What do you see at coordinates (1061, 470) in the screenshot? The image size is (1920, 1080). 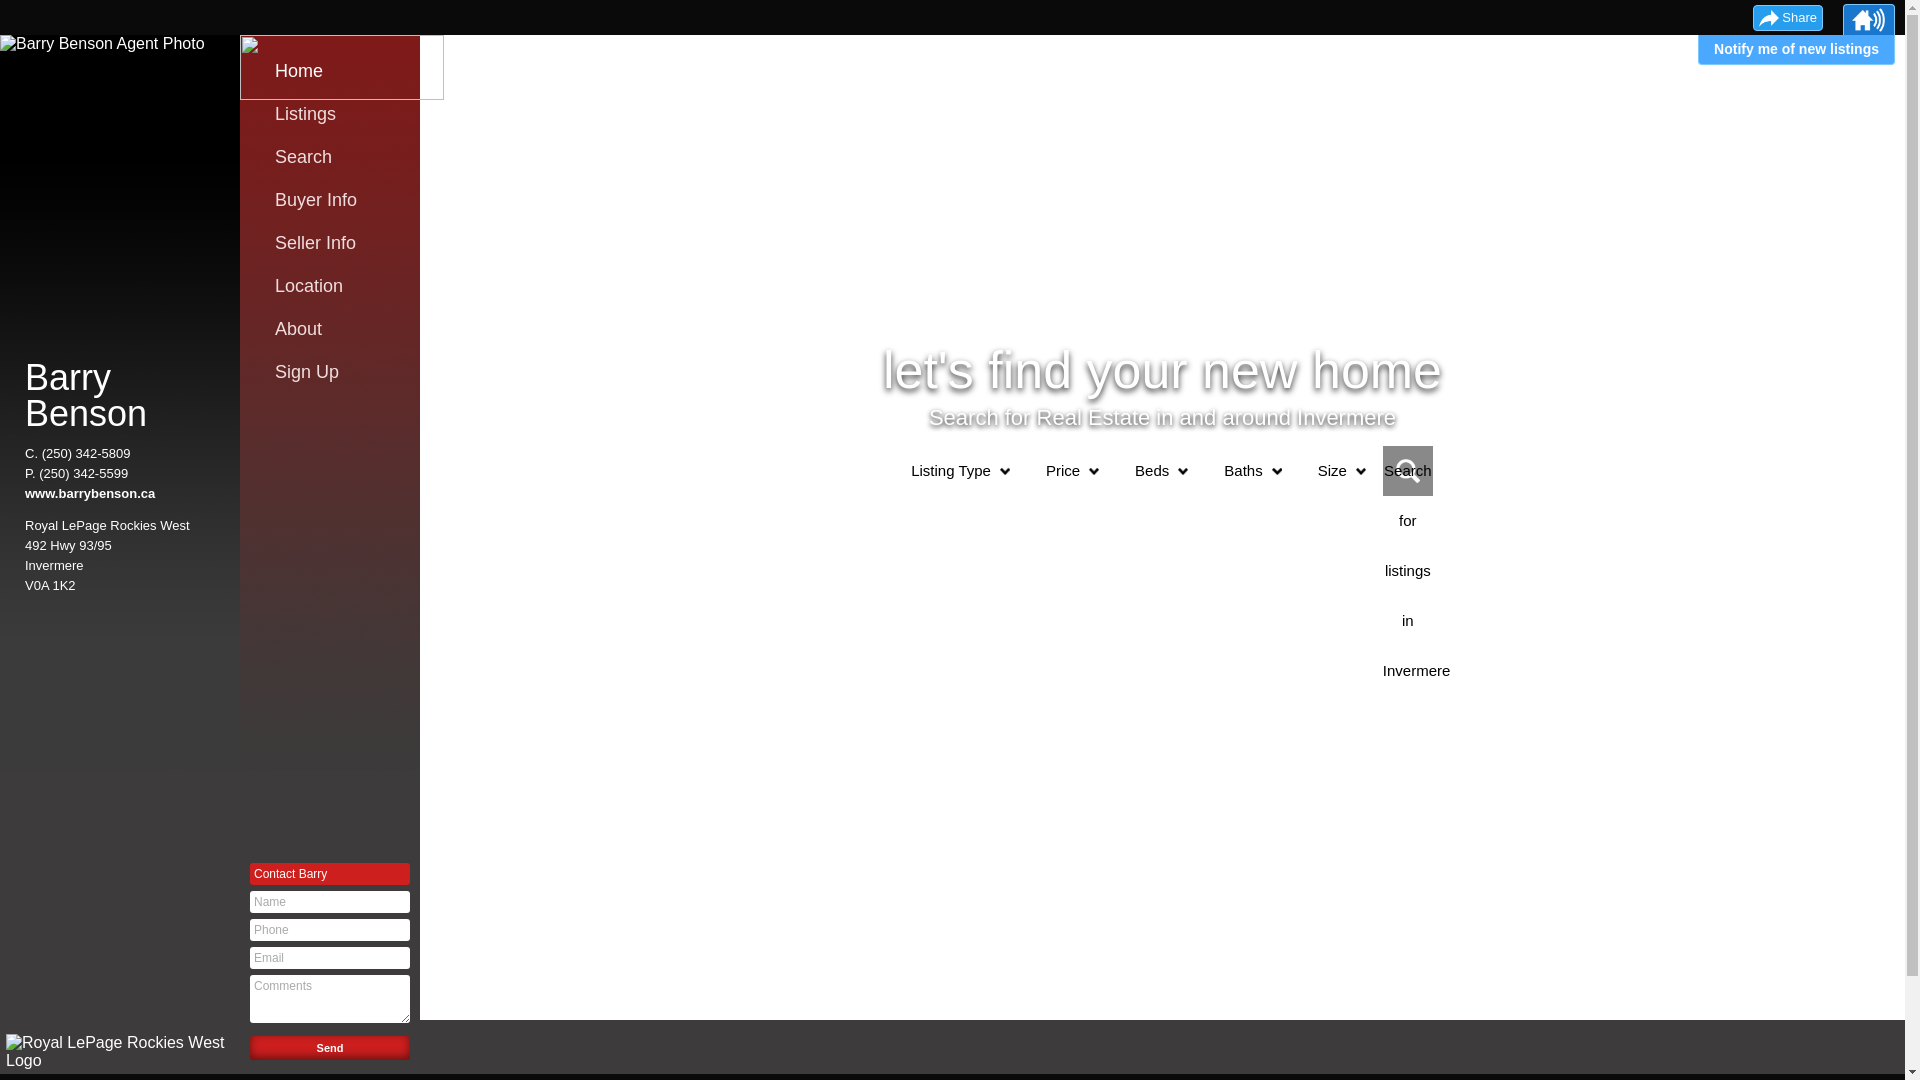 I see `'Price'` at bounding box center [1061, 470].